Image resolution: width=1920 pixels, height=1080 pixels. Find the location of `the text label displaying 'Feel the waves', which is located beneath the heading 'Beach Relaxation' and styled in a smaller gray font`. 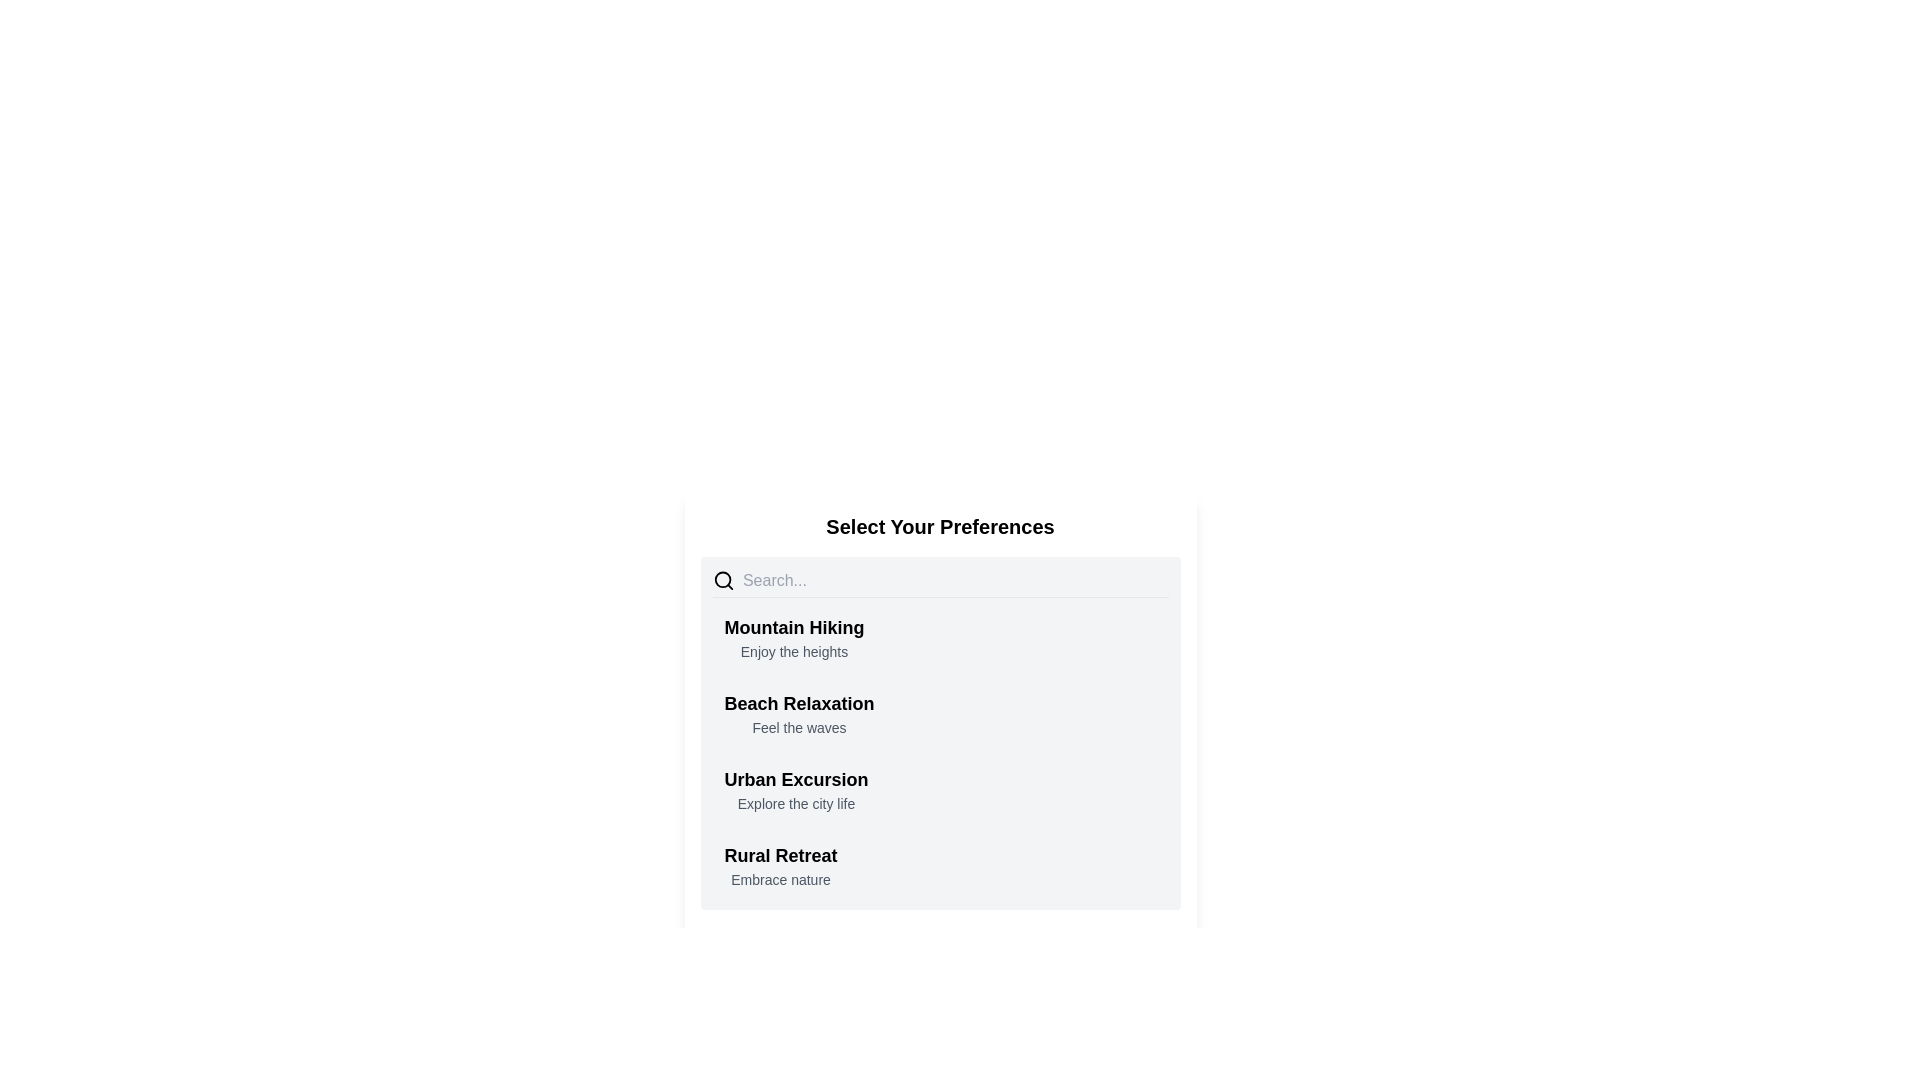

the text label displaying 'Feel the waves', which is located beneath the heading 'Beach Relaxation' and styled in a smaller gray font is located at coordinates (798, 728).